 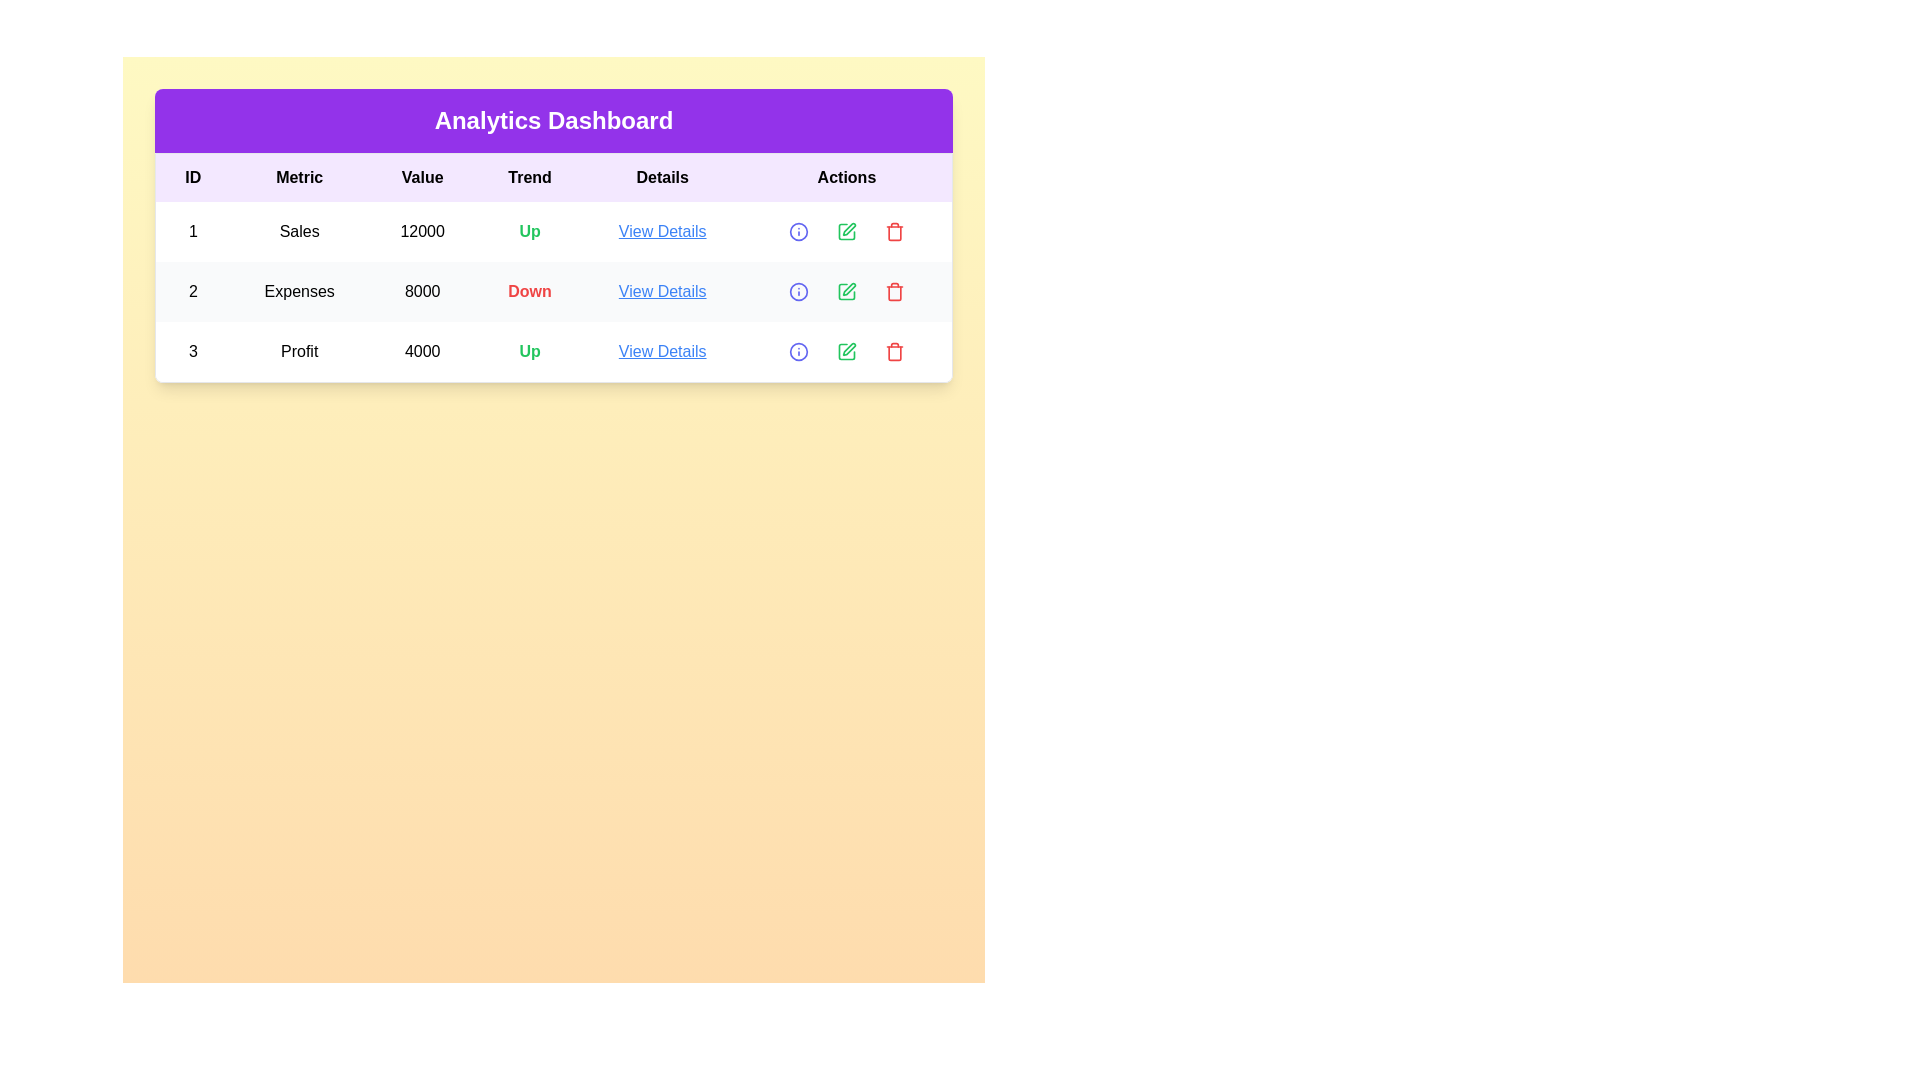 What do you see at coordinates (298, 350) in the screenshot?
I see `the 'Profit' text label located in the 'Metric' column of the third row in the table, which is centered and aligned with other similar labels` at bounding box center [298, 350].